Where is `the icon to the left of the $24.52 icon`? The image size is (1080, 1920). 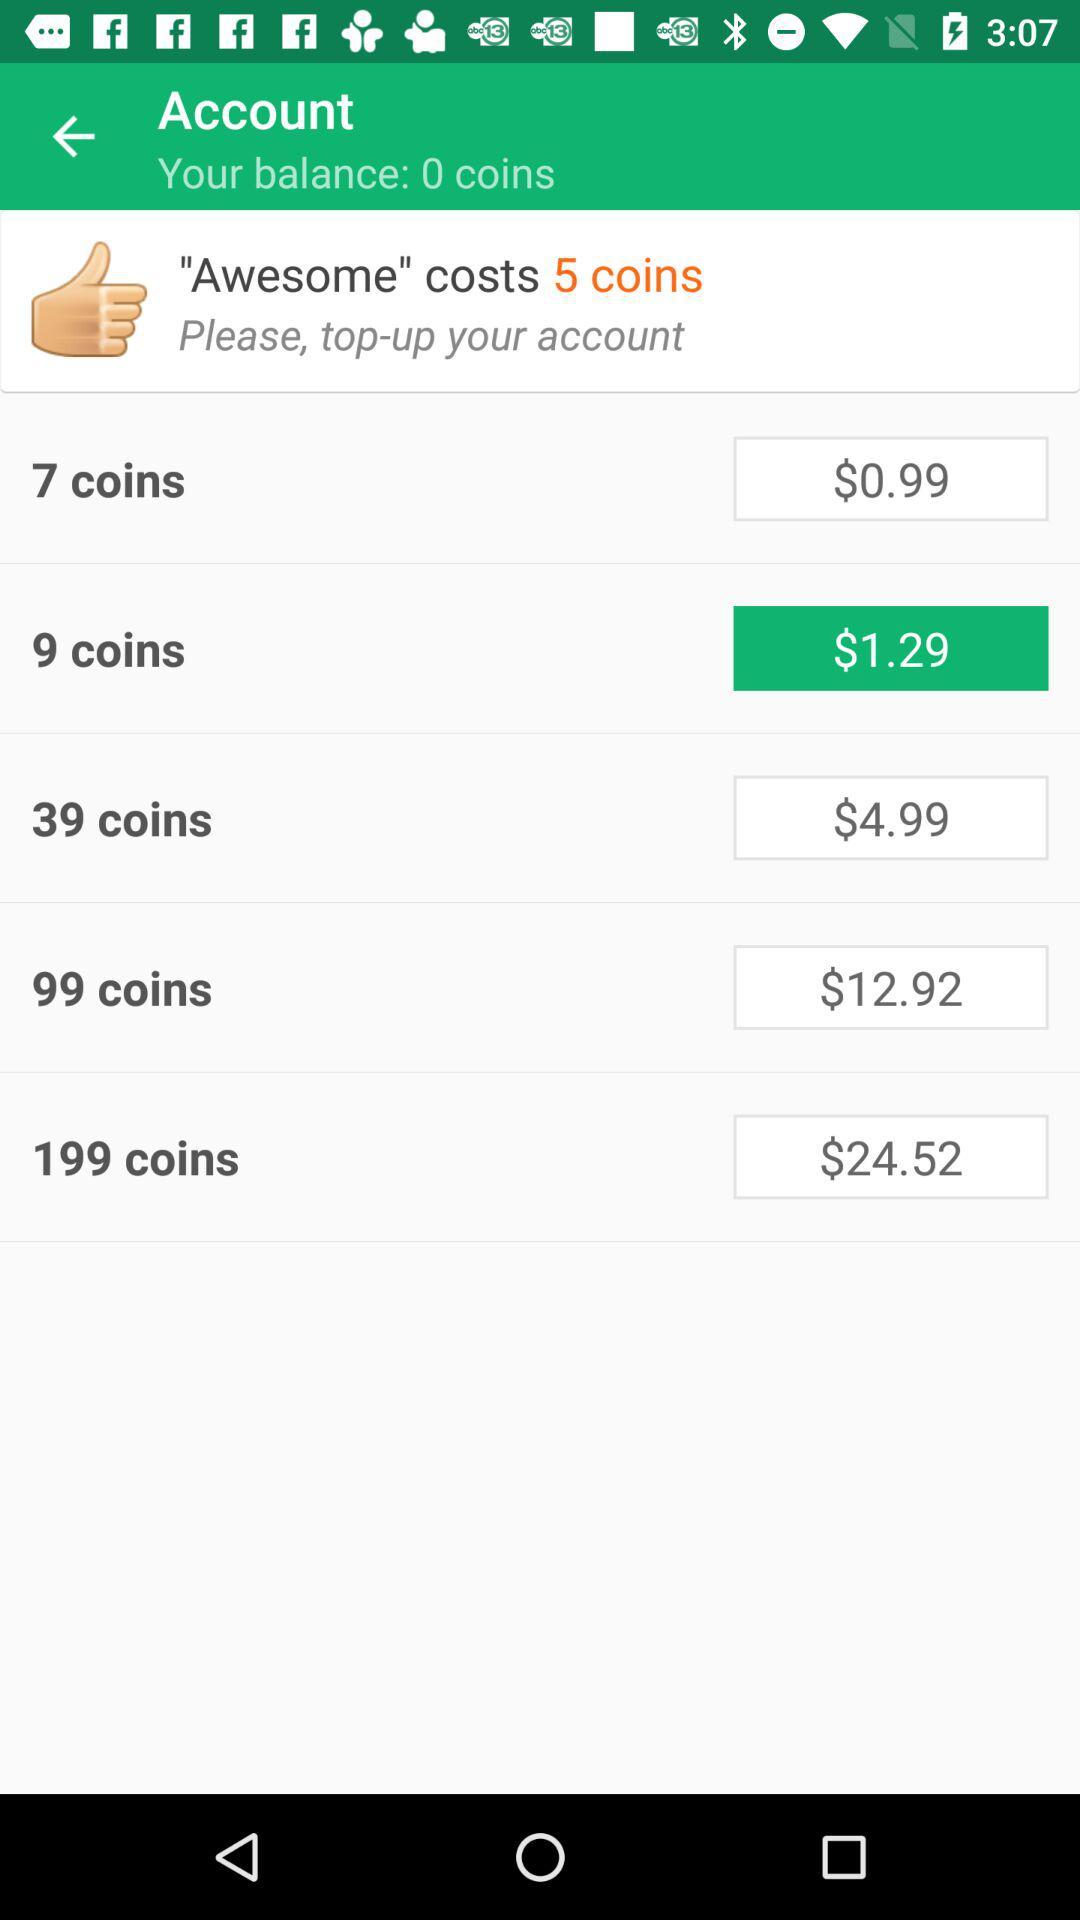
the icon to the left of the $24.52 icon is located at coordinates (382, 1156).